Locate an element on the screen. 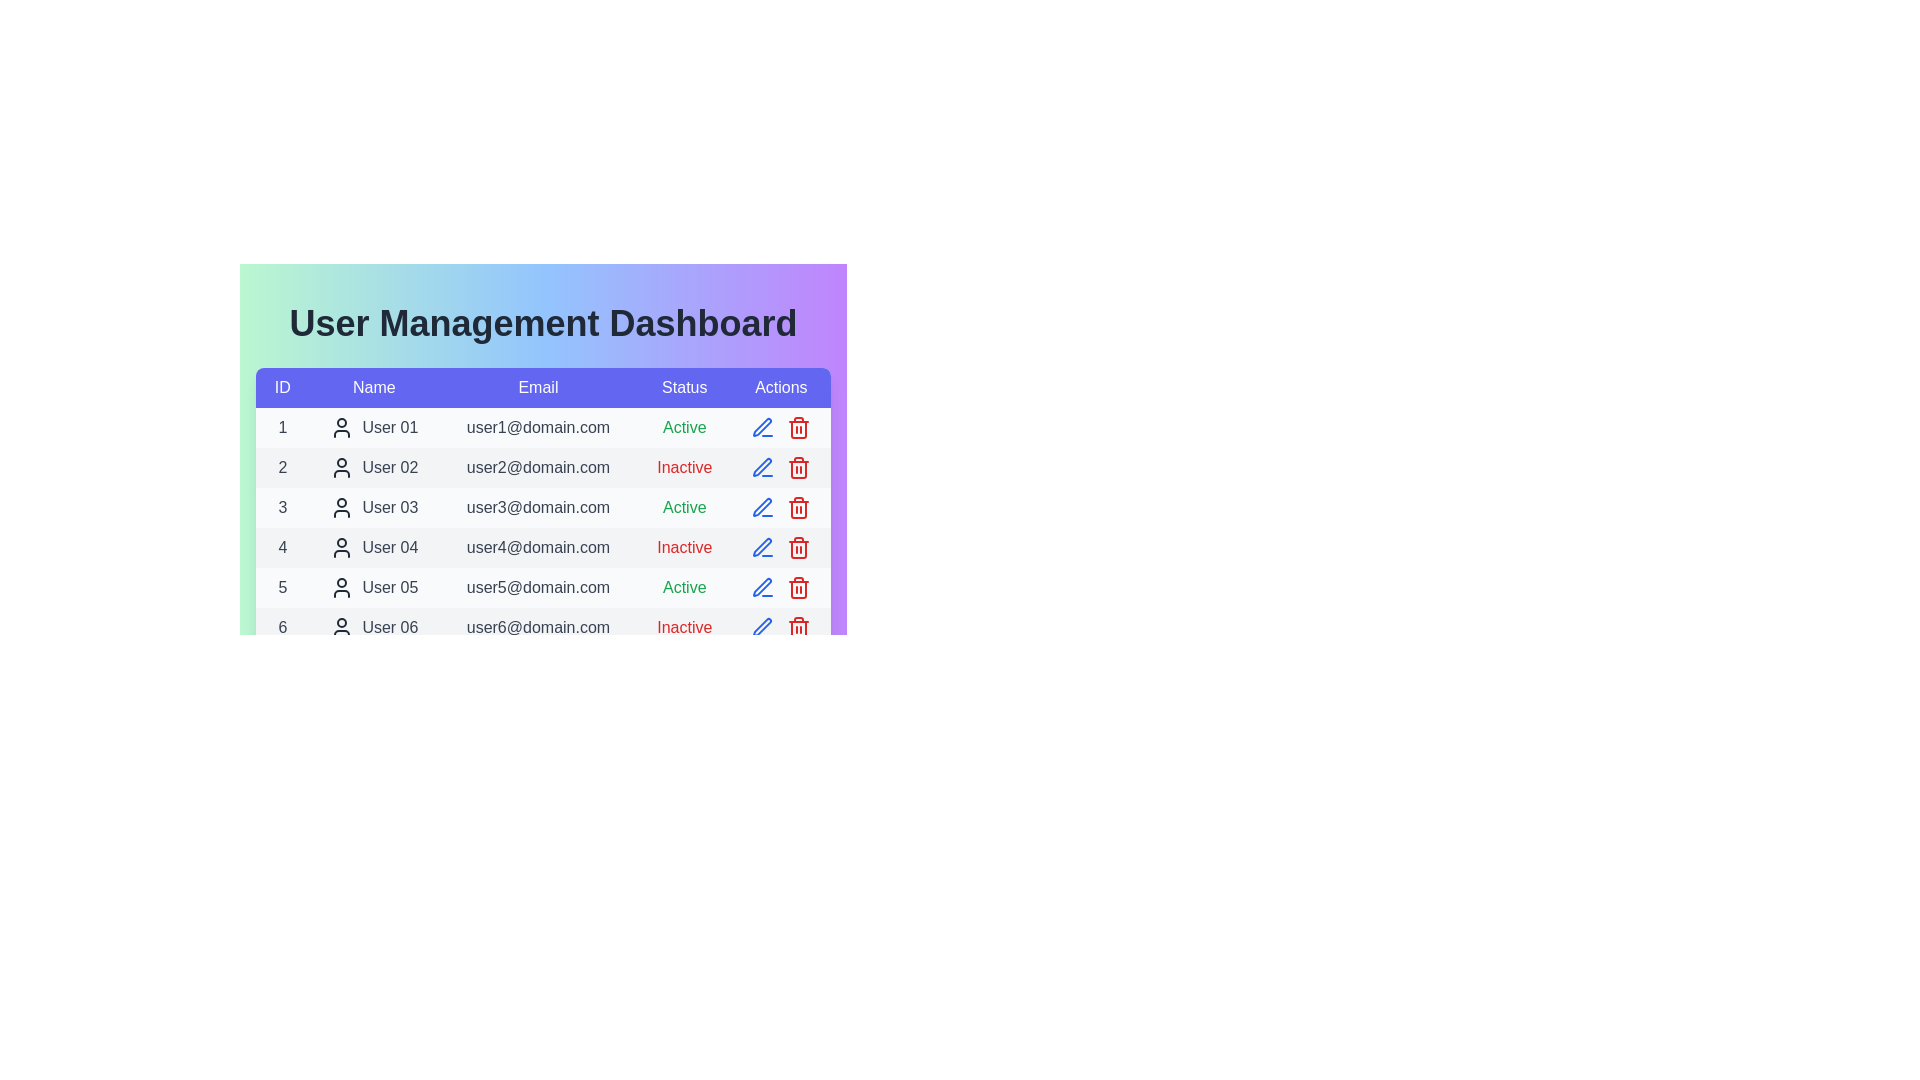  the delete icon for user with ID 4 is located at coordinates (798, 547).